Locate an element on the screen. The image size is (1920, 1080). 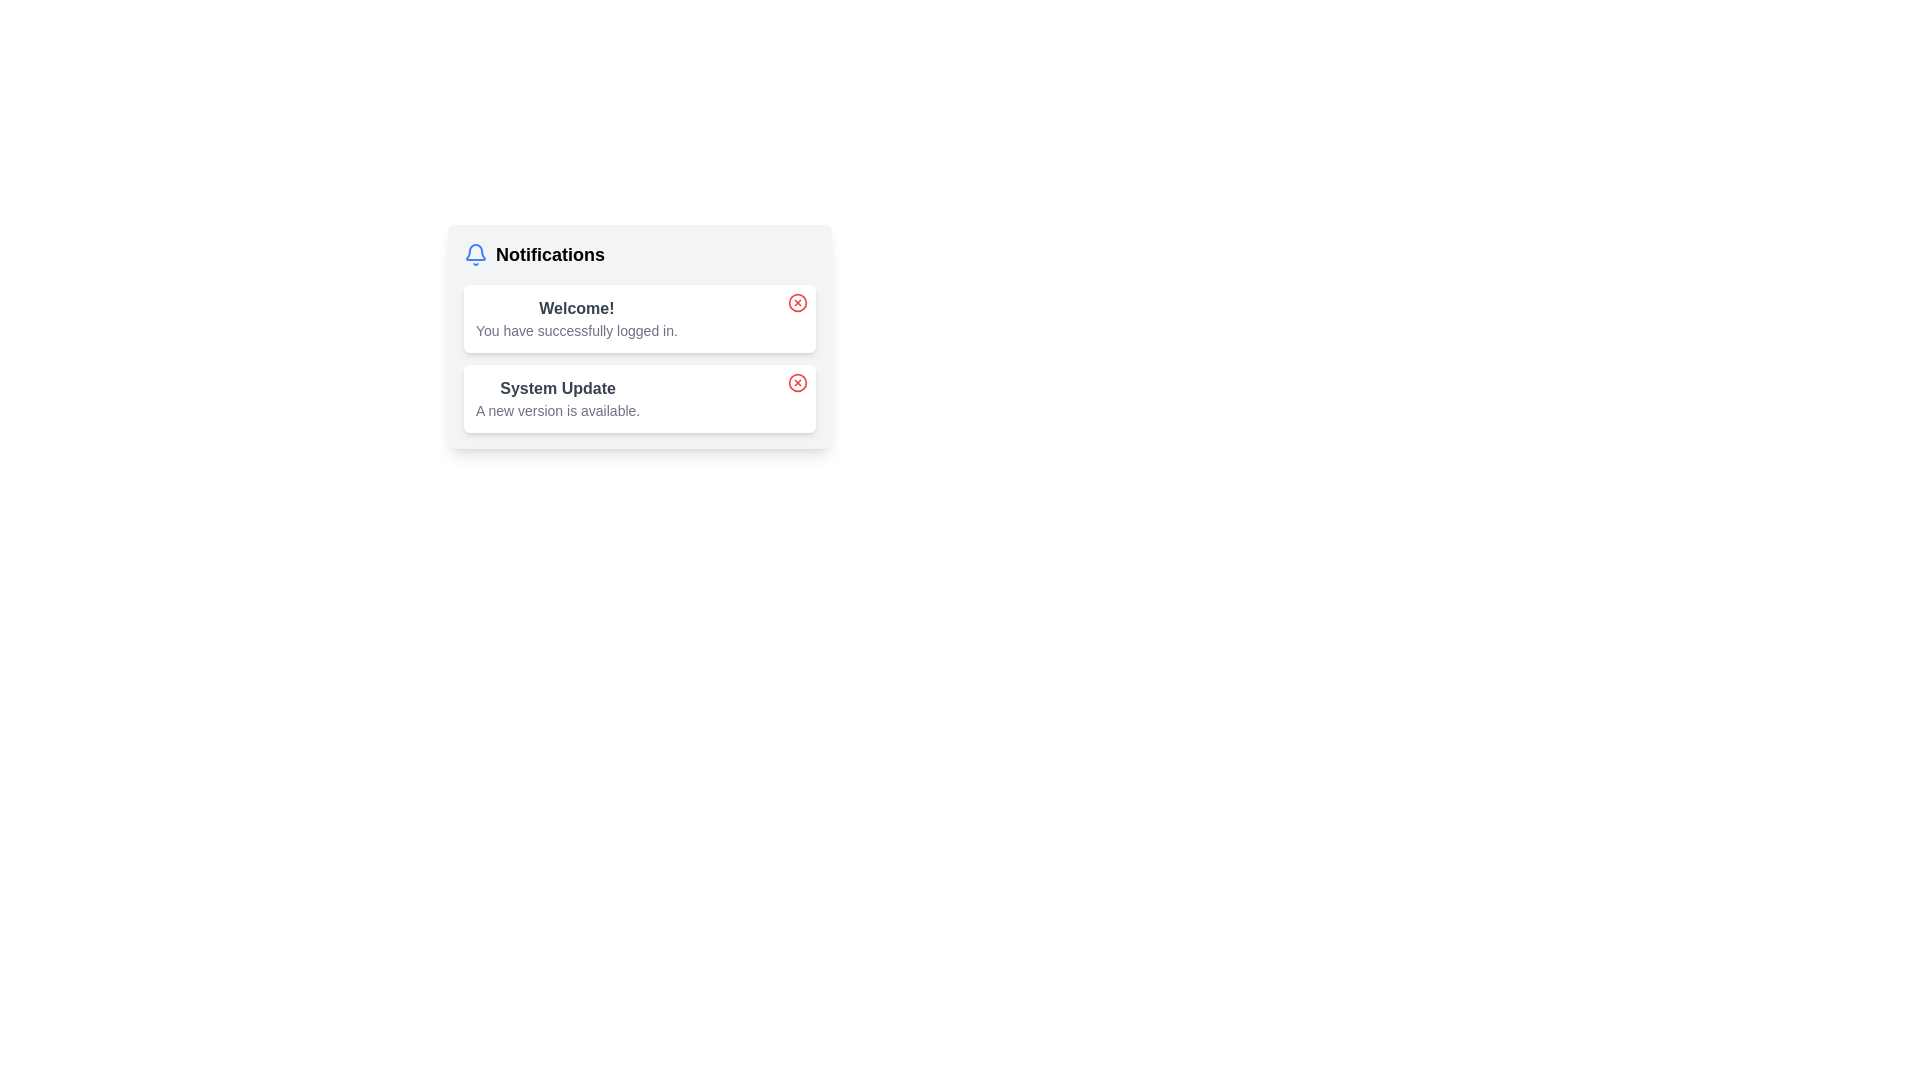
the text label element that reads 'System Update', which is styled in bold and colored dark gray, making it prominent within its notification card is located at coordinates (558, 389).